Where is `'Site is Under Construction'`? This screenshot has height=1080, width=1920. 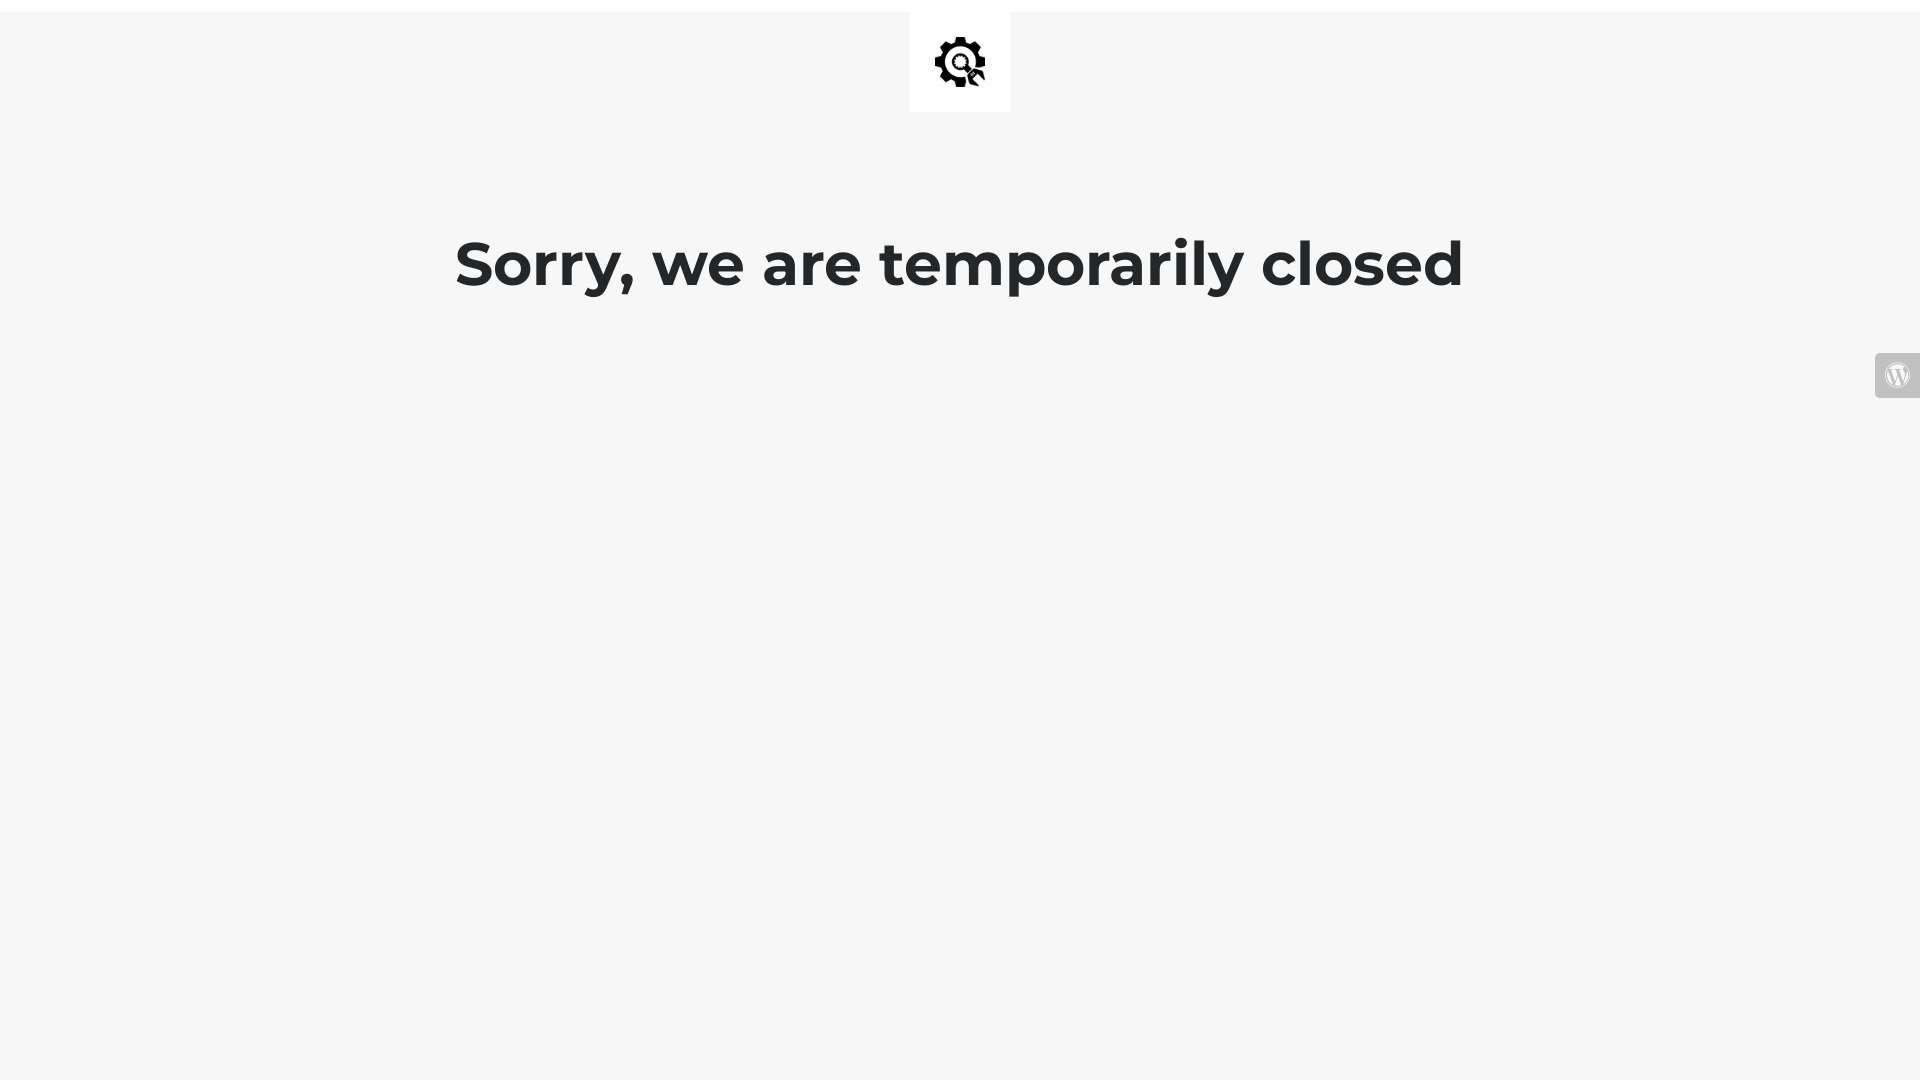 'Site is Under Construction' is located at coordinates (960, 60).